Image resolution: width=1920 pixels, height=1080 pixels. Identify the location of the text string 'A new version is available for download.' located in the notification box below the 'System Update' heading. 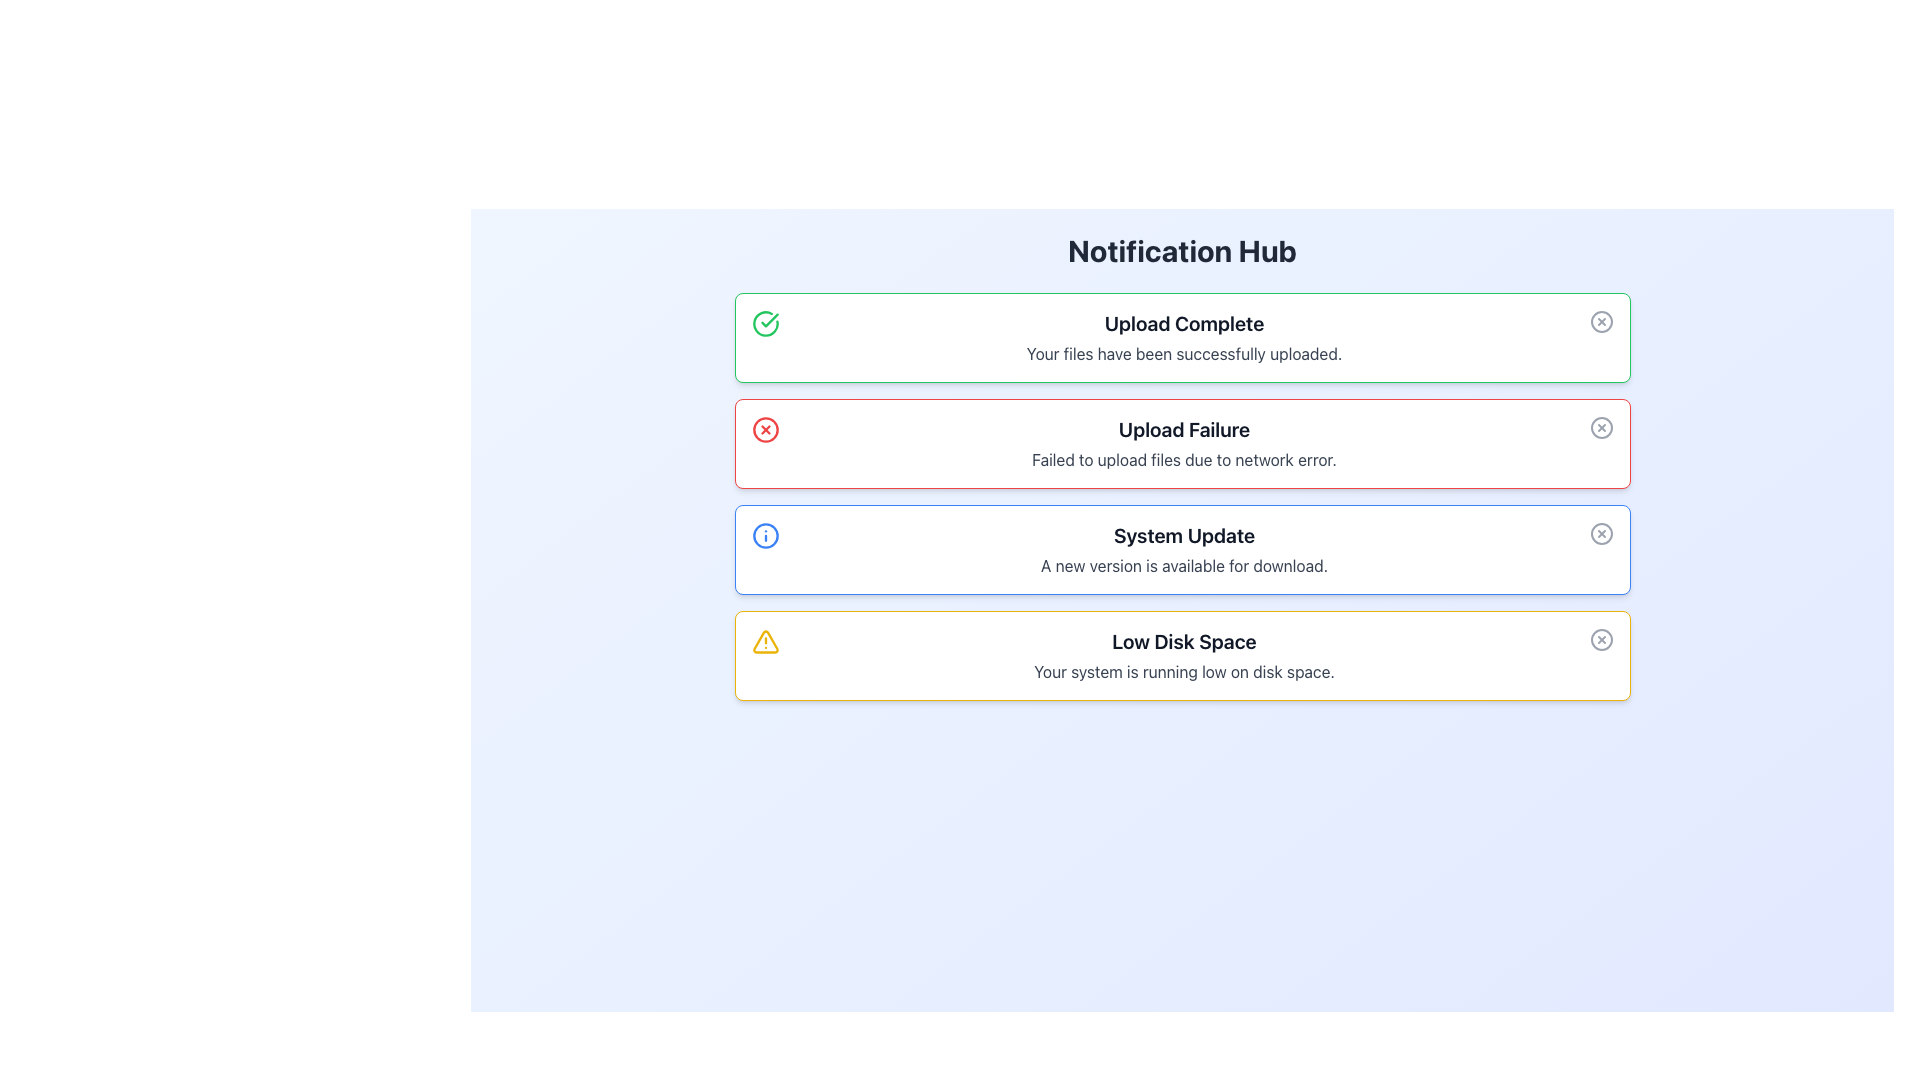
(1184, 566).